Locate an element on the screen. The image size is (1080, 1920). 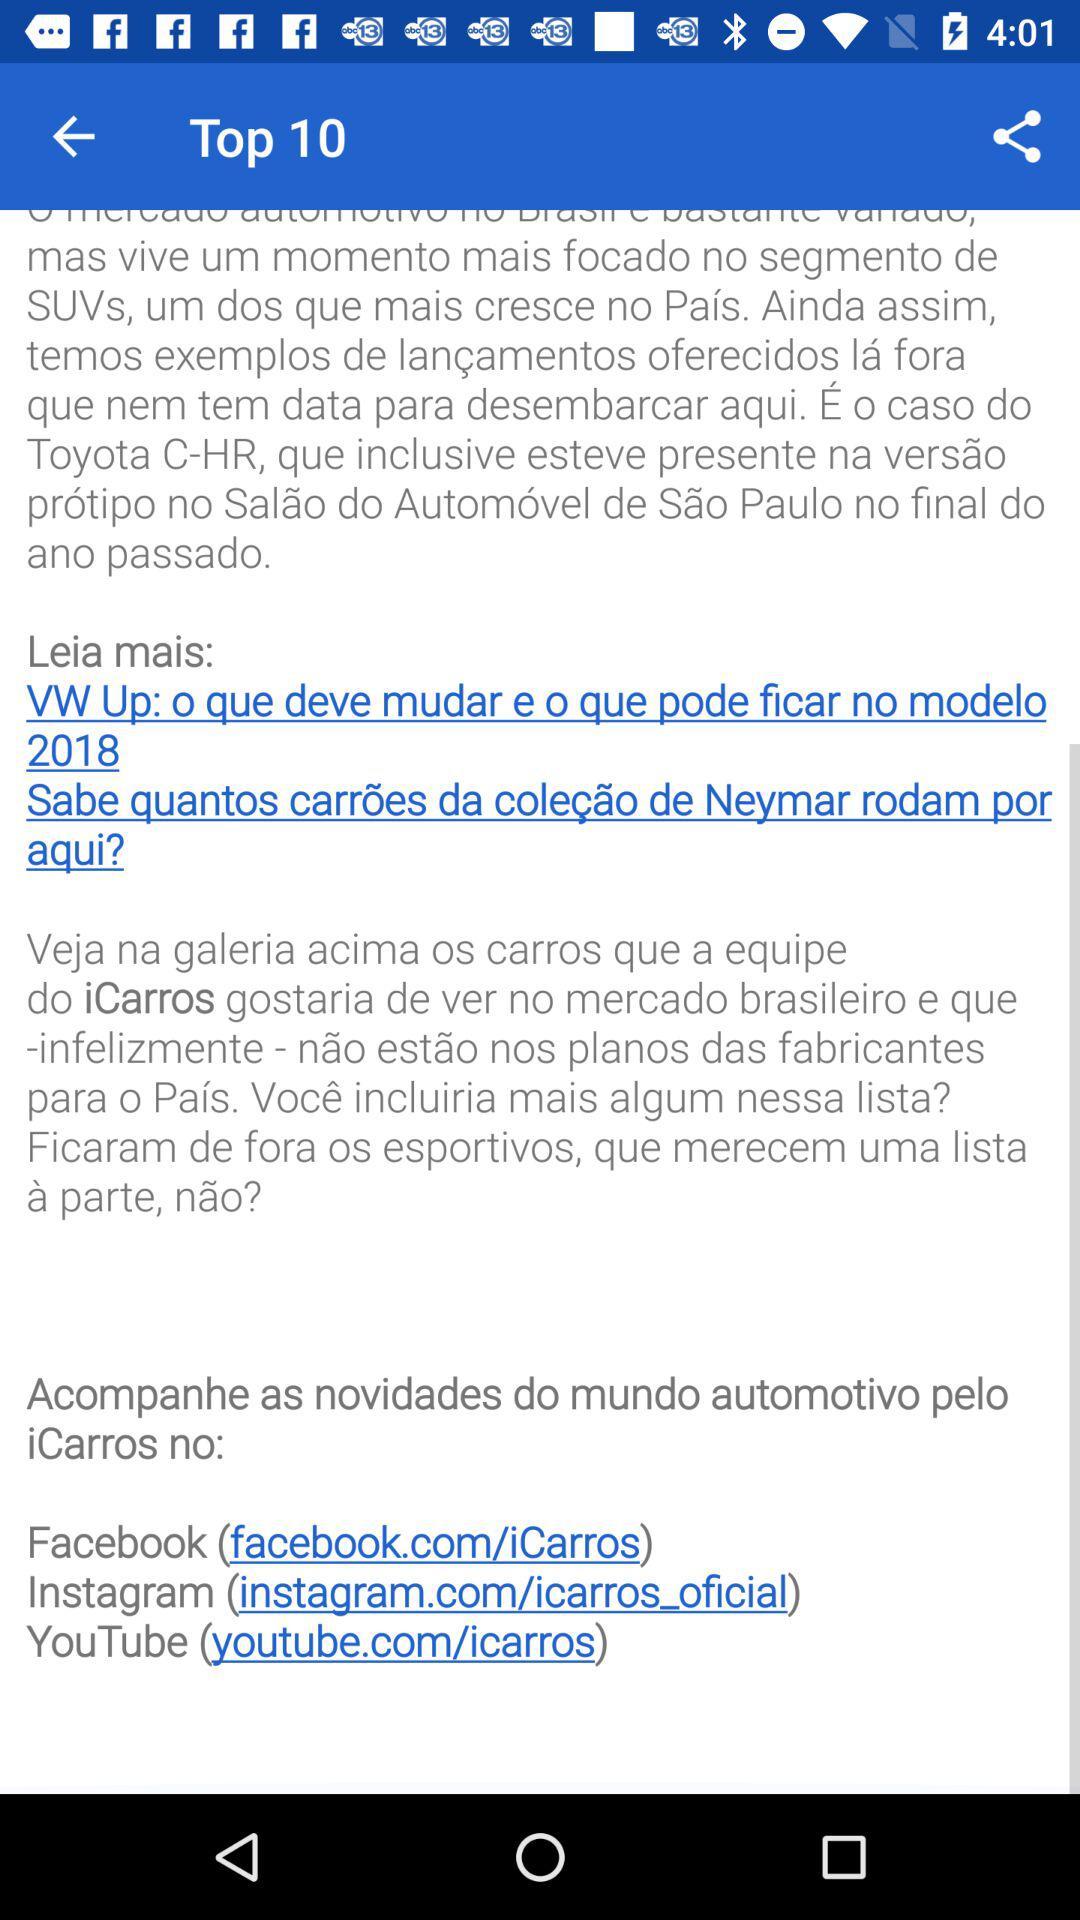
the icon above the o mercado automotivo item is located at coordinates (1017, 135).